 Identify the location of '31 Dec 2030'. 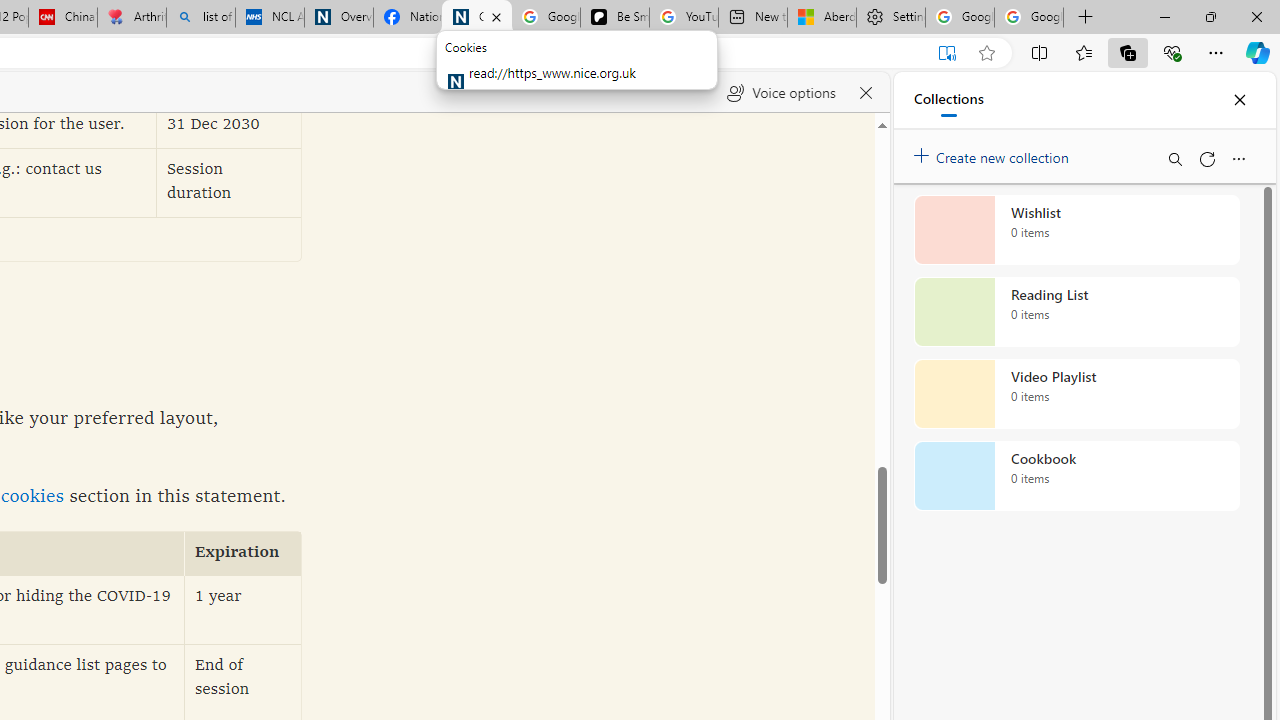
(229, 125).